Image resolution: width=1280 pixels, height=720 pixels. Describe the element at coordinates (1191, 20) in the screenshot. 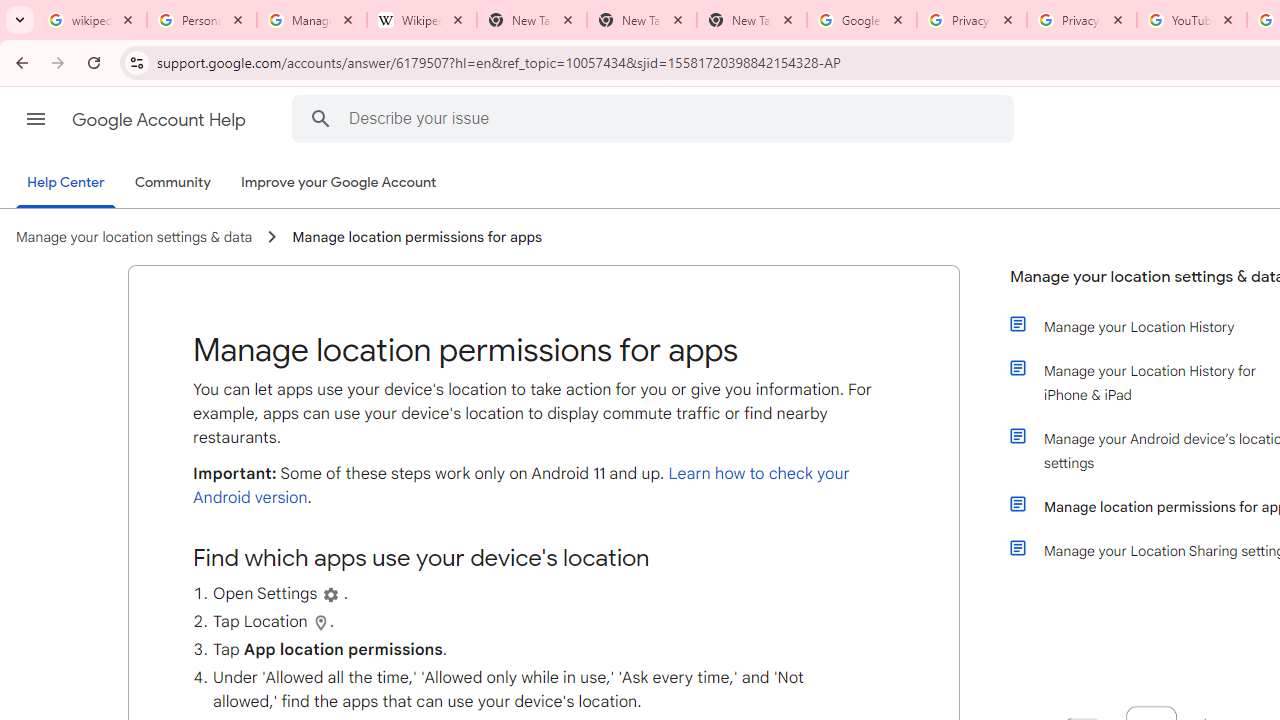

I see `'YouTube'` at that location.